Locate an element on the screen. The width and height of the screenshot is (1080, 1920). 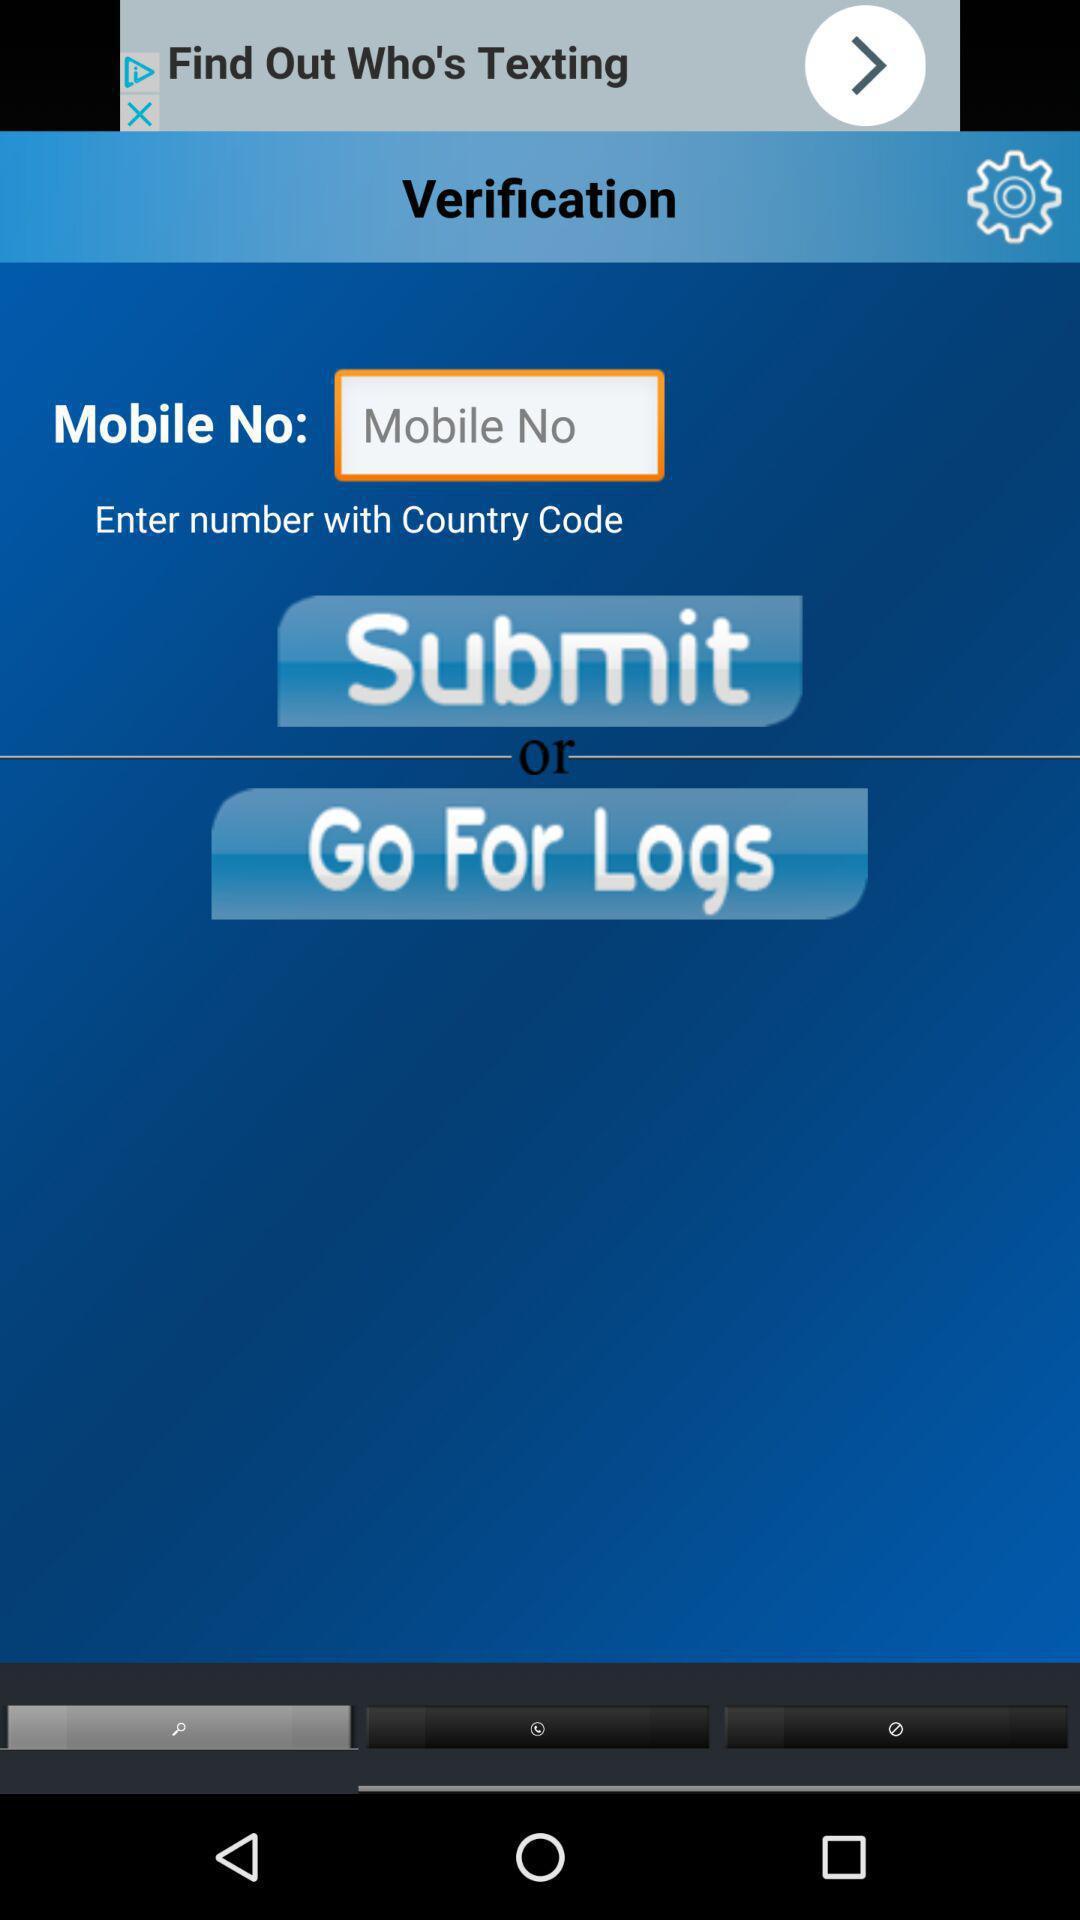
settings is located at coordinates (1014, 196).